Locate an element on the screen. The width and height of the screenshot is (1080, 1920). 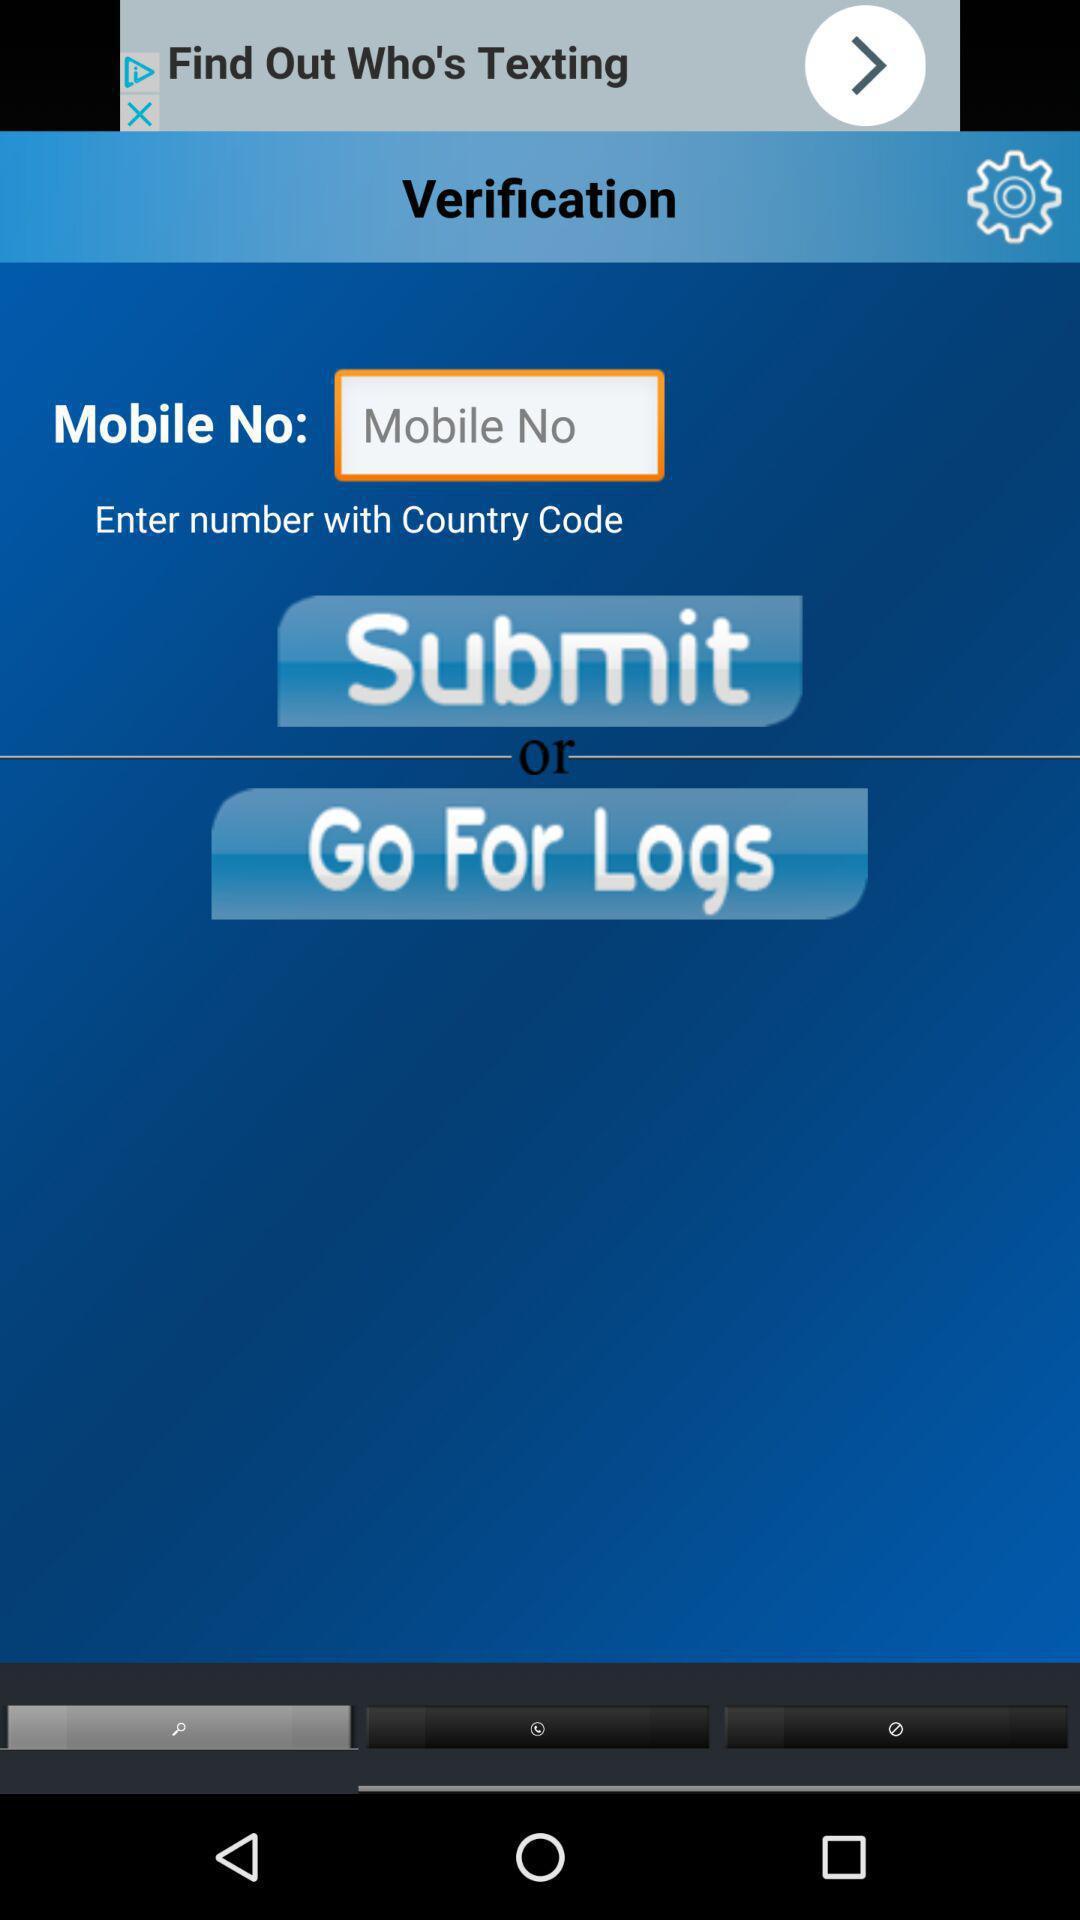
settings is located at coordinates (1014, 196).